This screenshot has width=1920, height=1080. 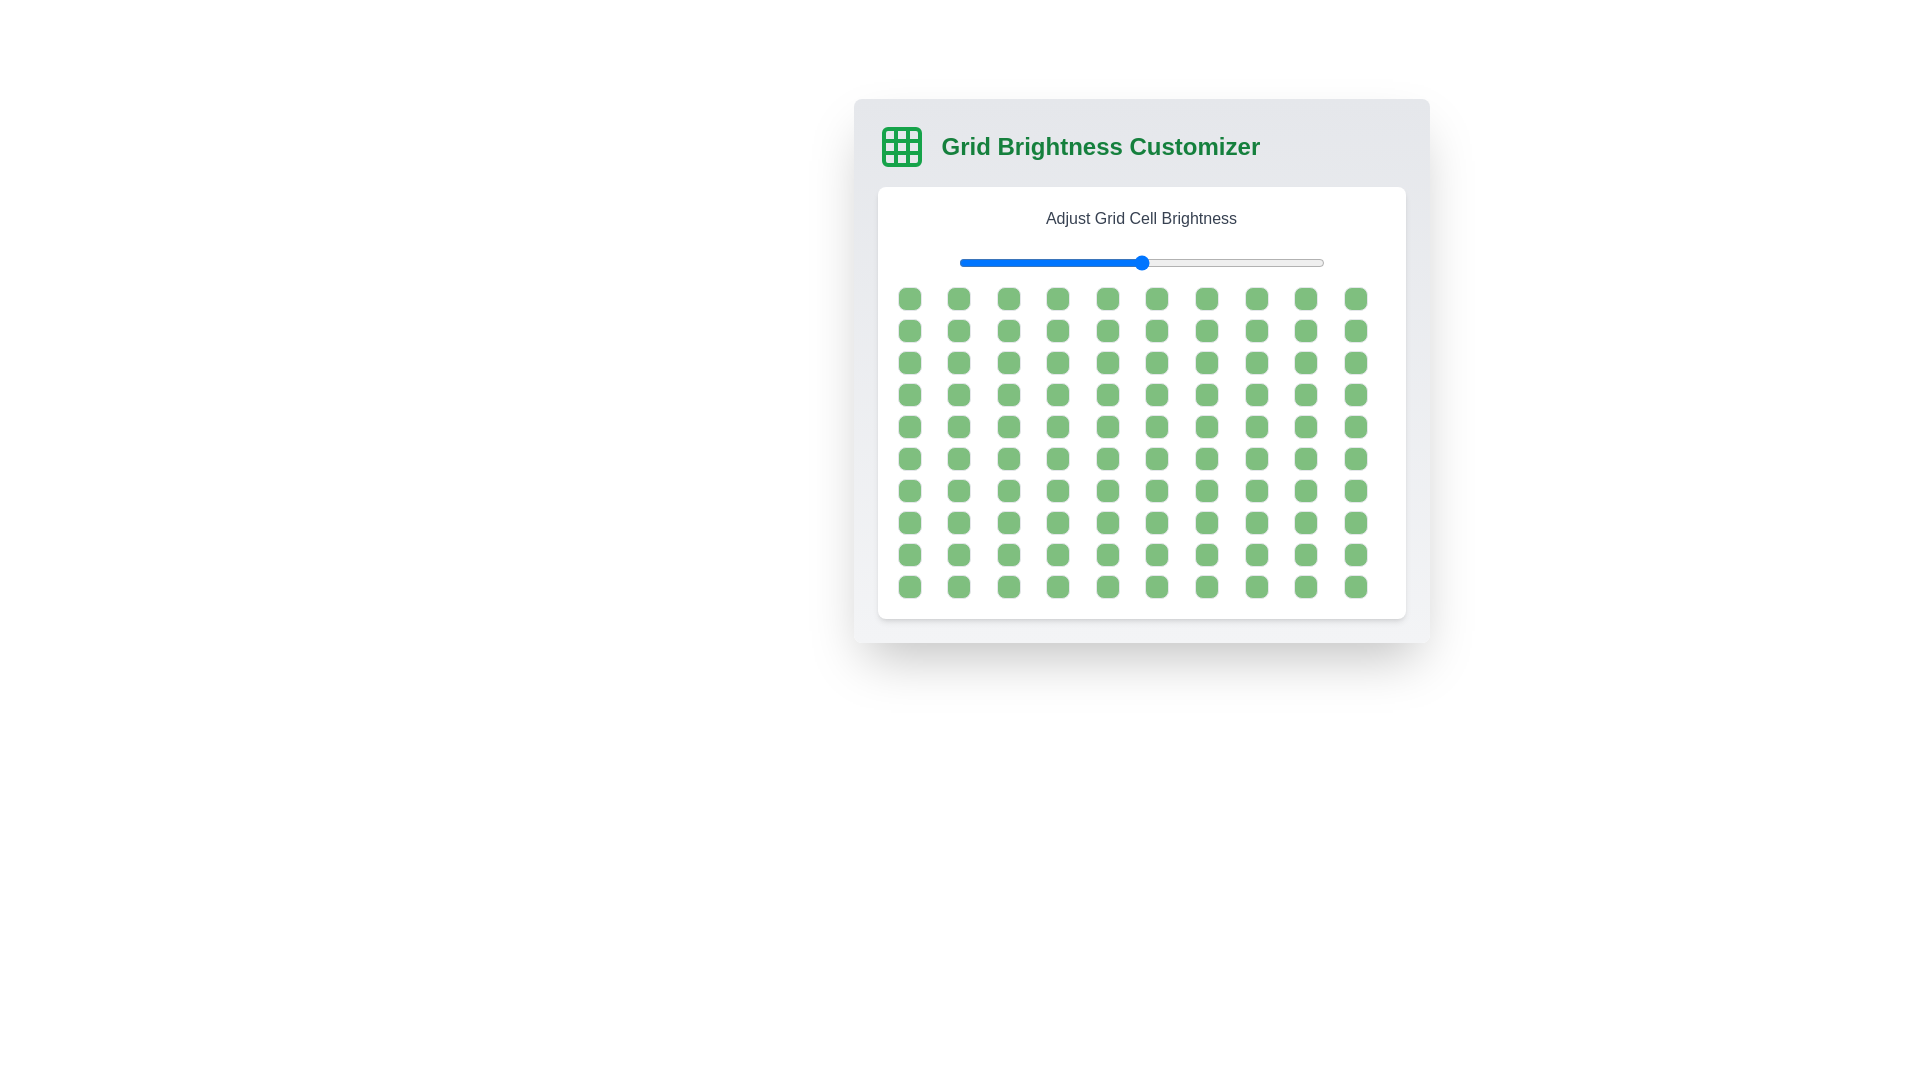 What do you see at coordinates (1221, 261) in the screenshot?
I see `the brightness slider to 72%` at bounding box center [1221, 261].